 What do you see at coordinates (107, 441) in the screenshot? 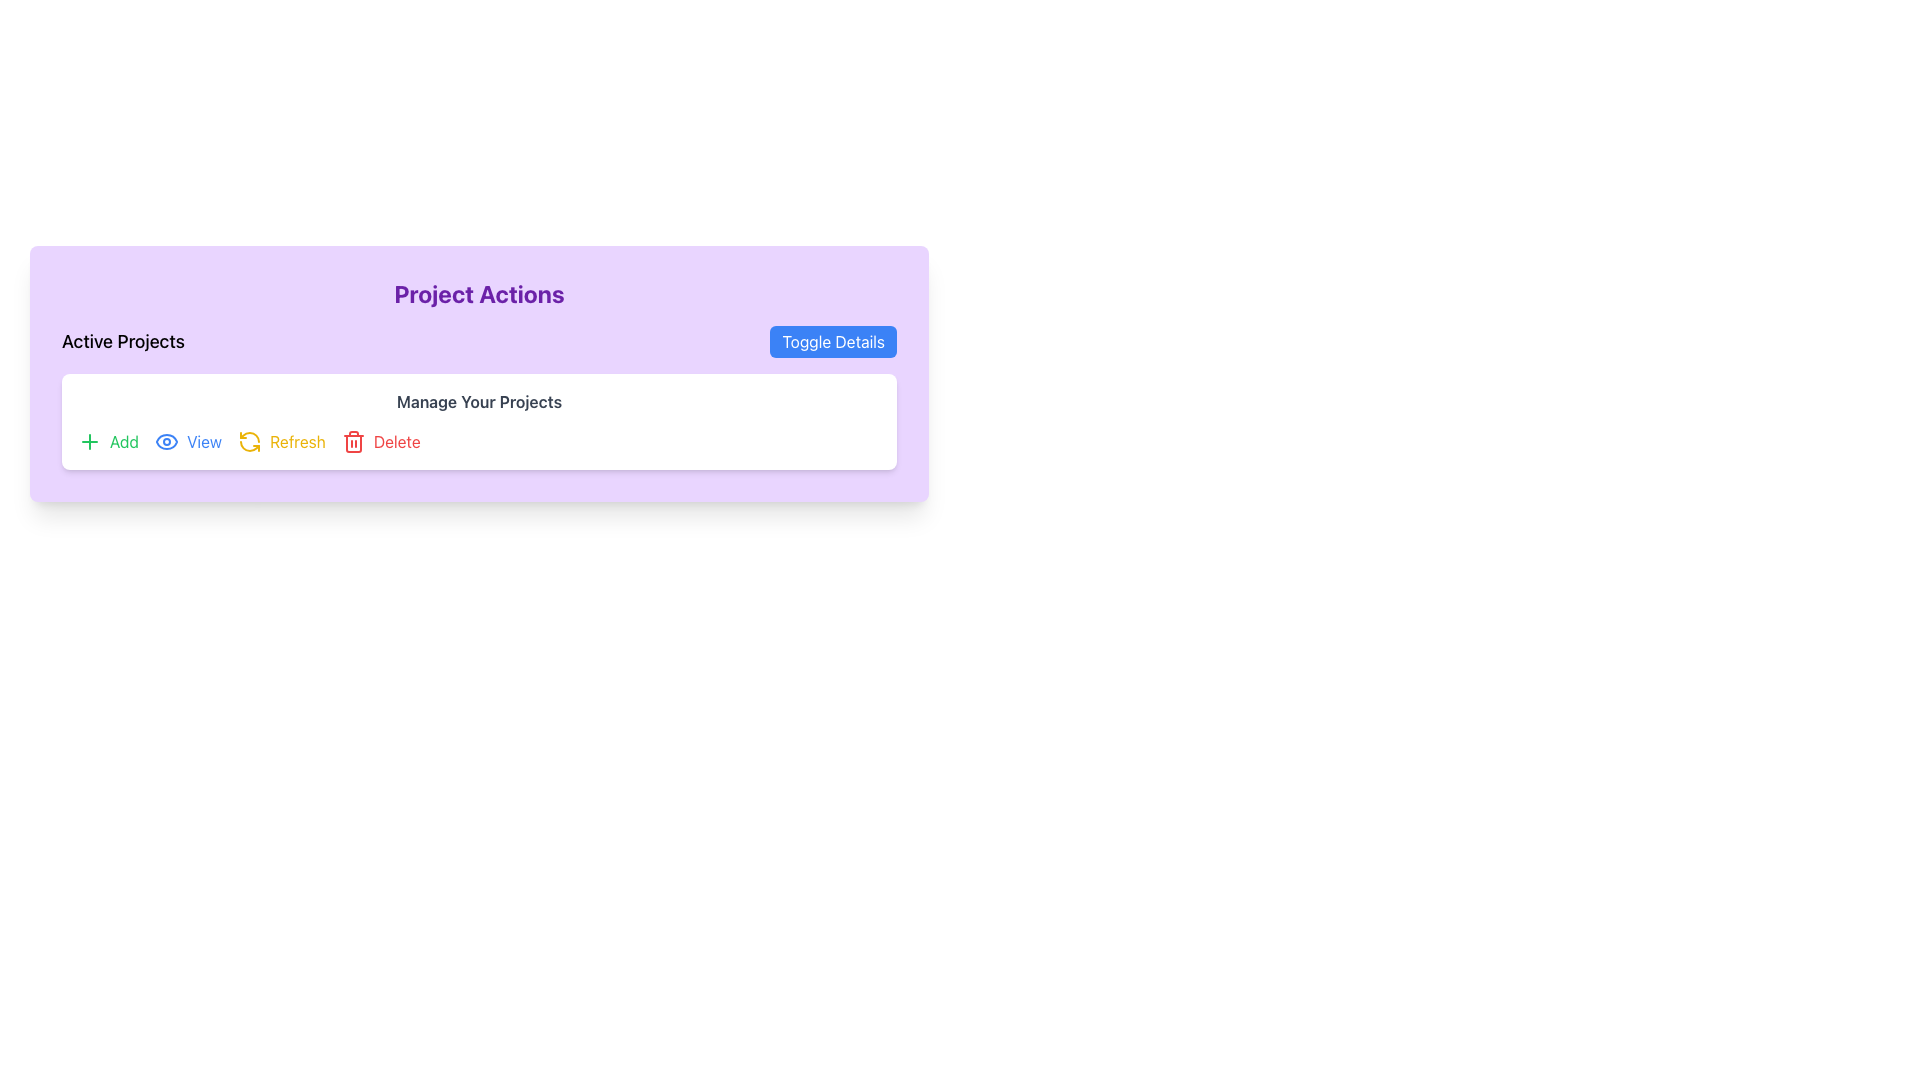
I see `the green 'Add' button with a plus icon` at bounding box center [107, 441].